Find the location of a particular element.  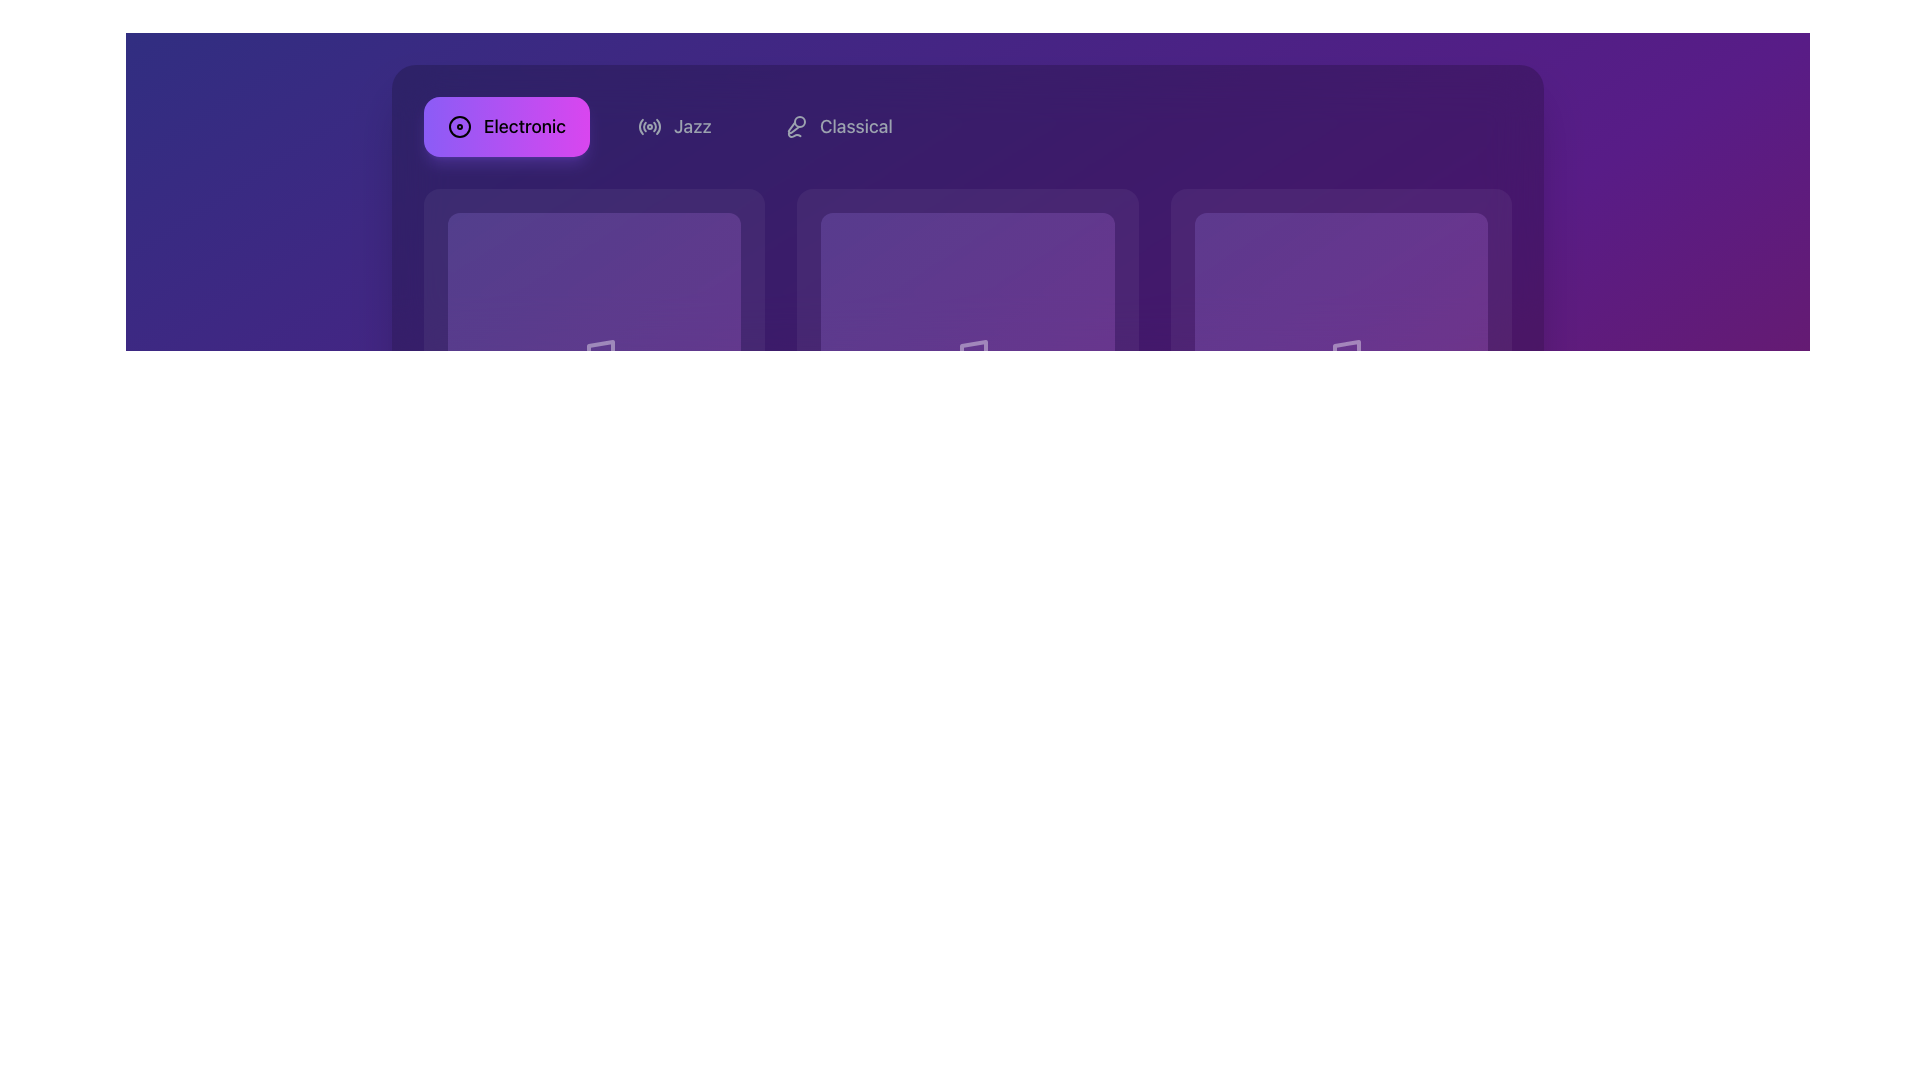

the button labeled 'Jazz' which contains the icon representing the 'Jazz' category in the navigation menu is located at coordinates (649, 127).